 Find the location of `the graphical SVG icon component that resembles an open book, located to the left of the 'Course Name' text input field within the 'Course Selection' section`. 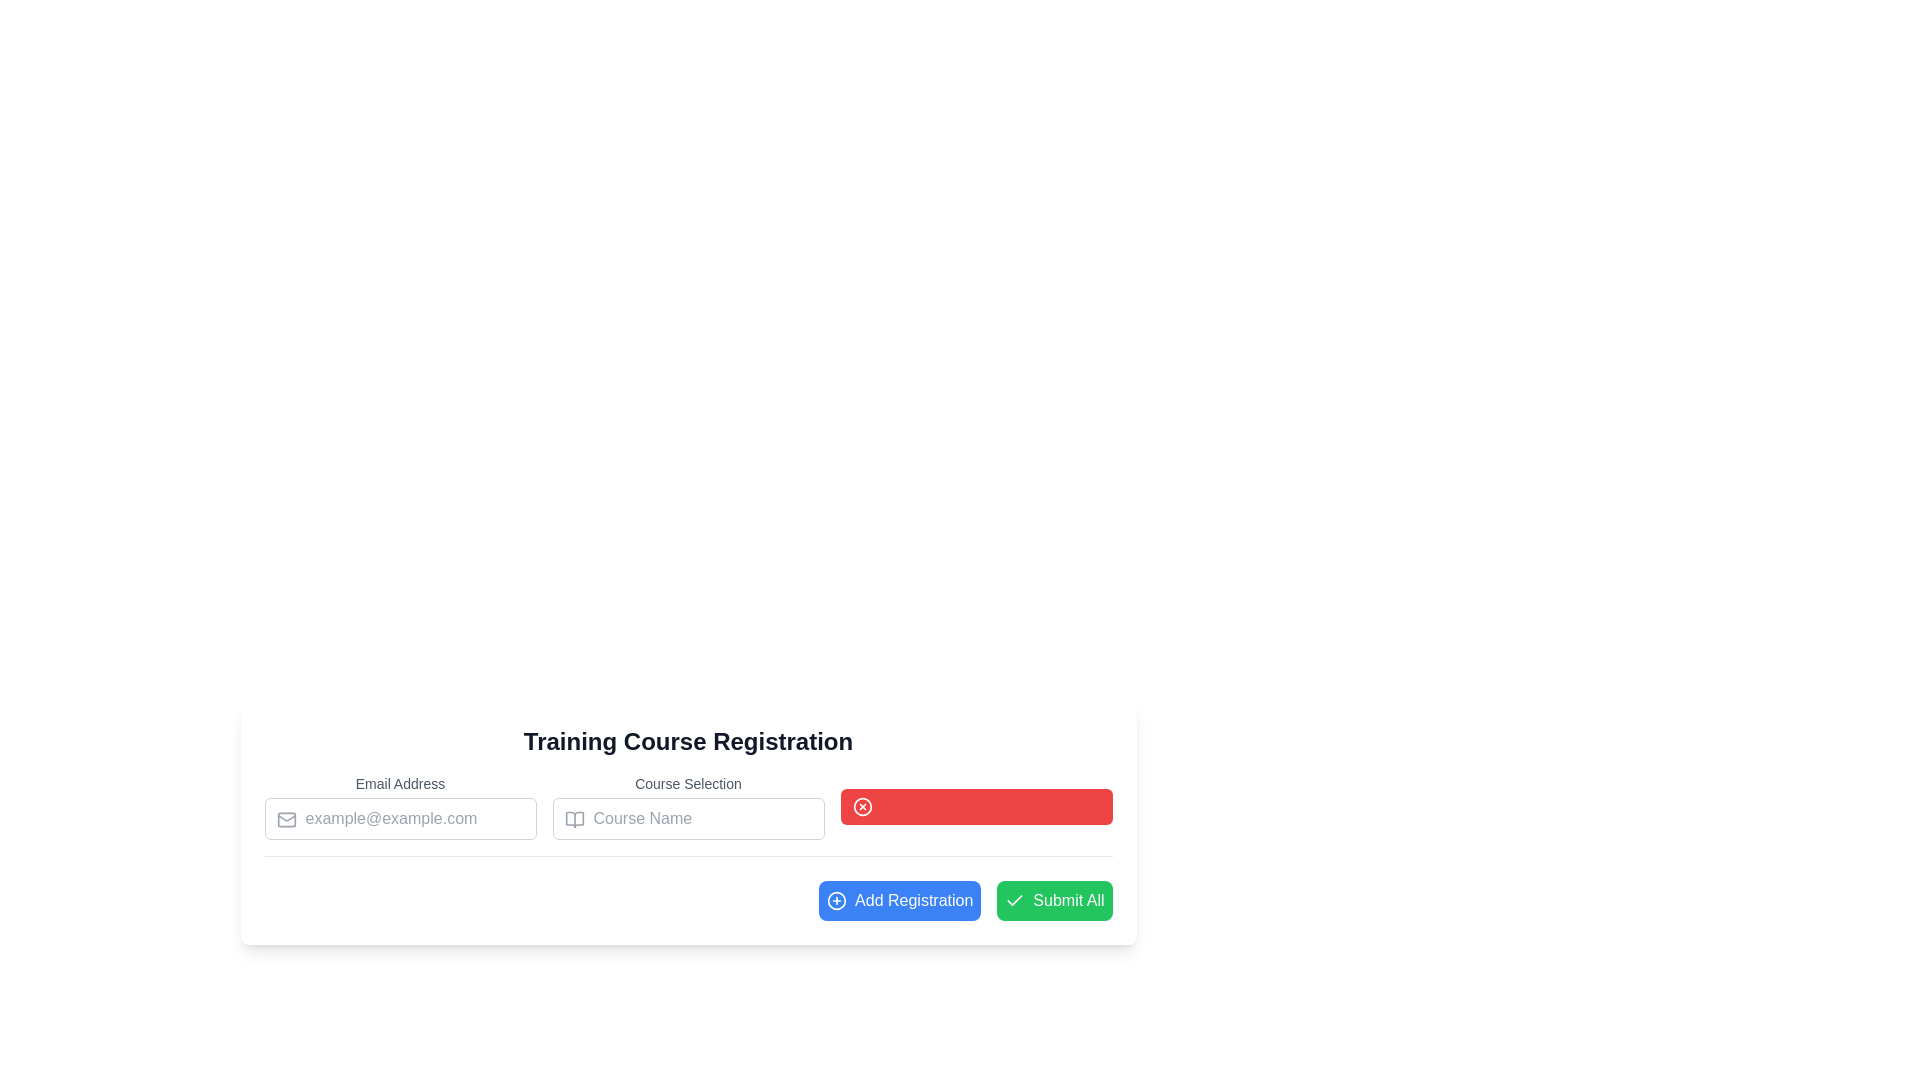

the graphical SVG icon component that resembles an open book, located to the left of the 'Course Name' text input field within the 'Course Selection' section is located at coordinates (573, 820).